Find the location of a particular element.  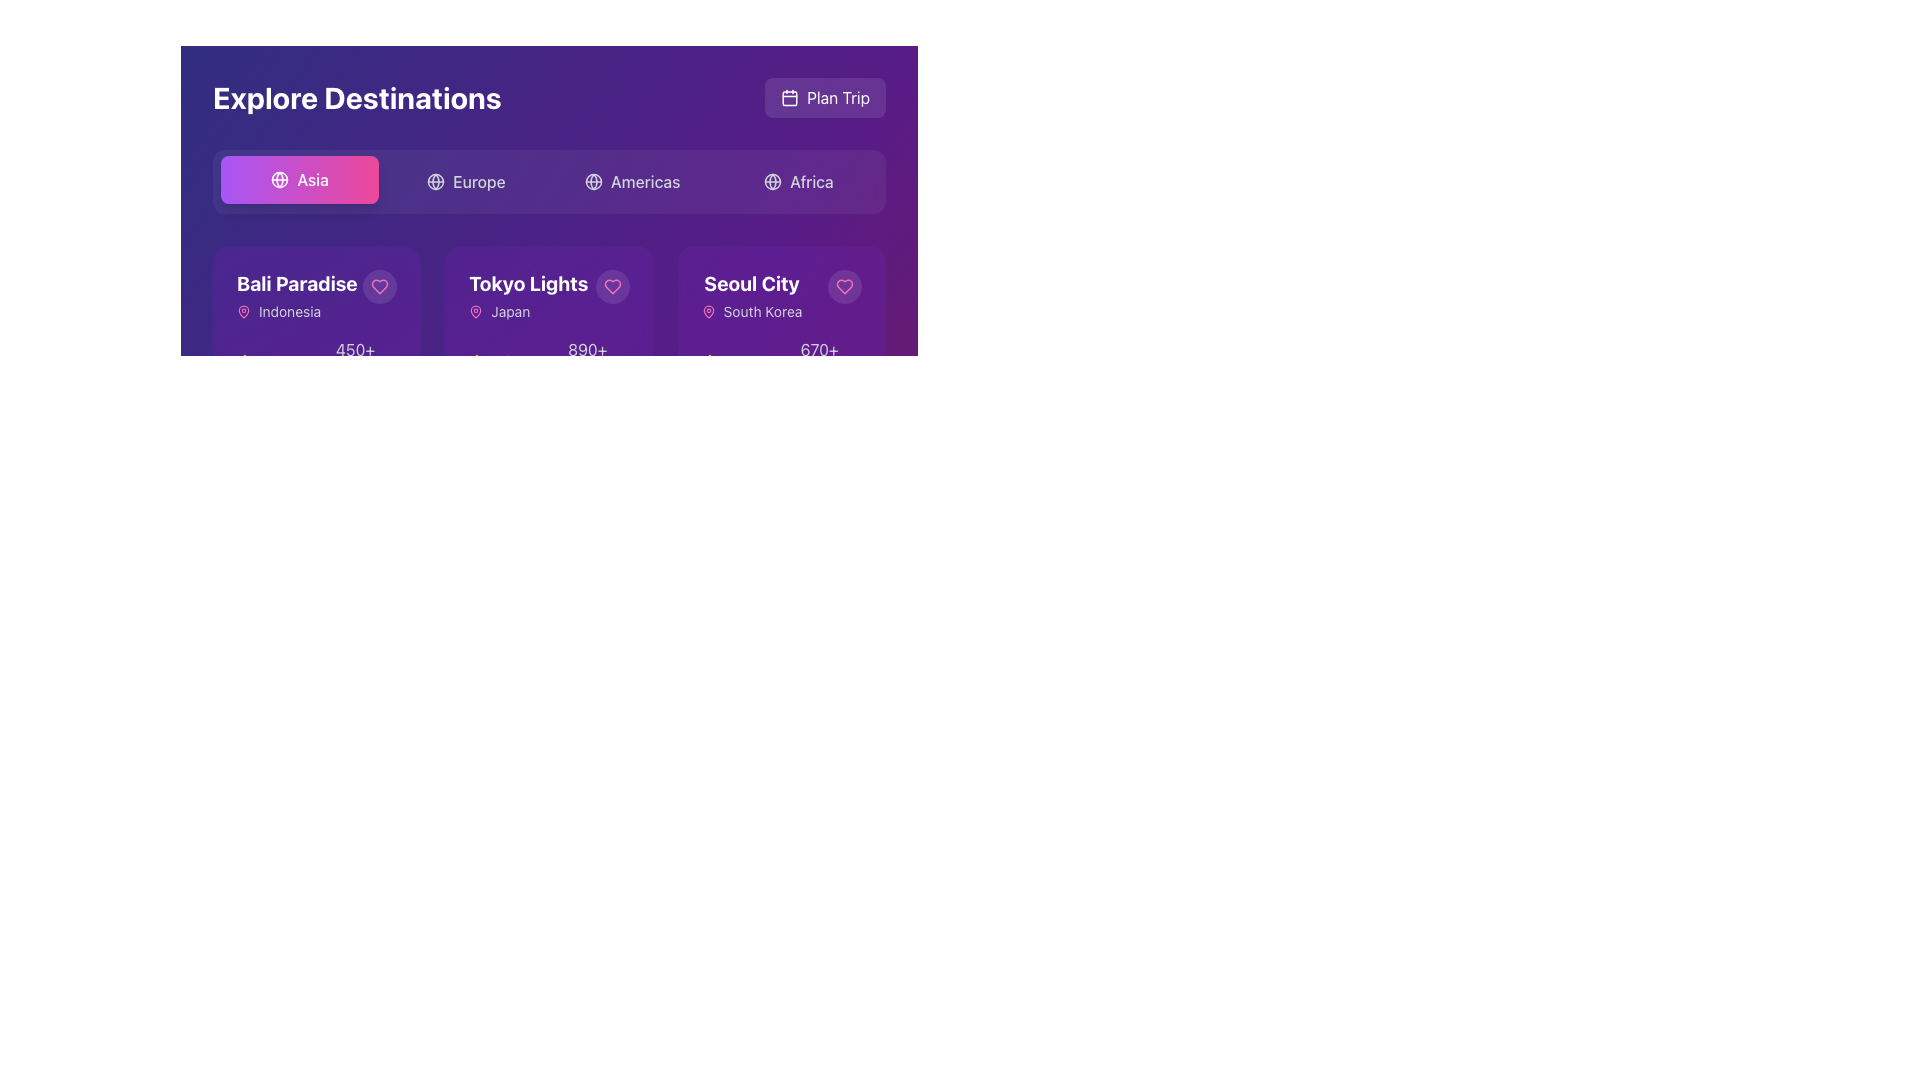

the text label that serves as the title of the destination in the upper section of the card, which is positioned above the smaller text 'Indonesia' and to the left of a heart icon is located at coordinates (296, 284).